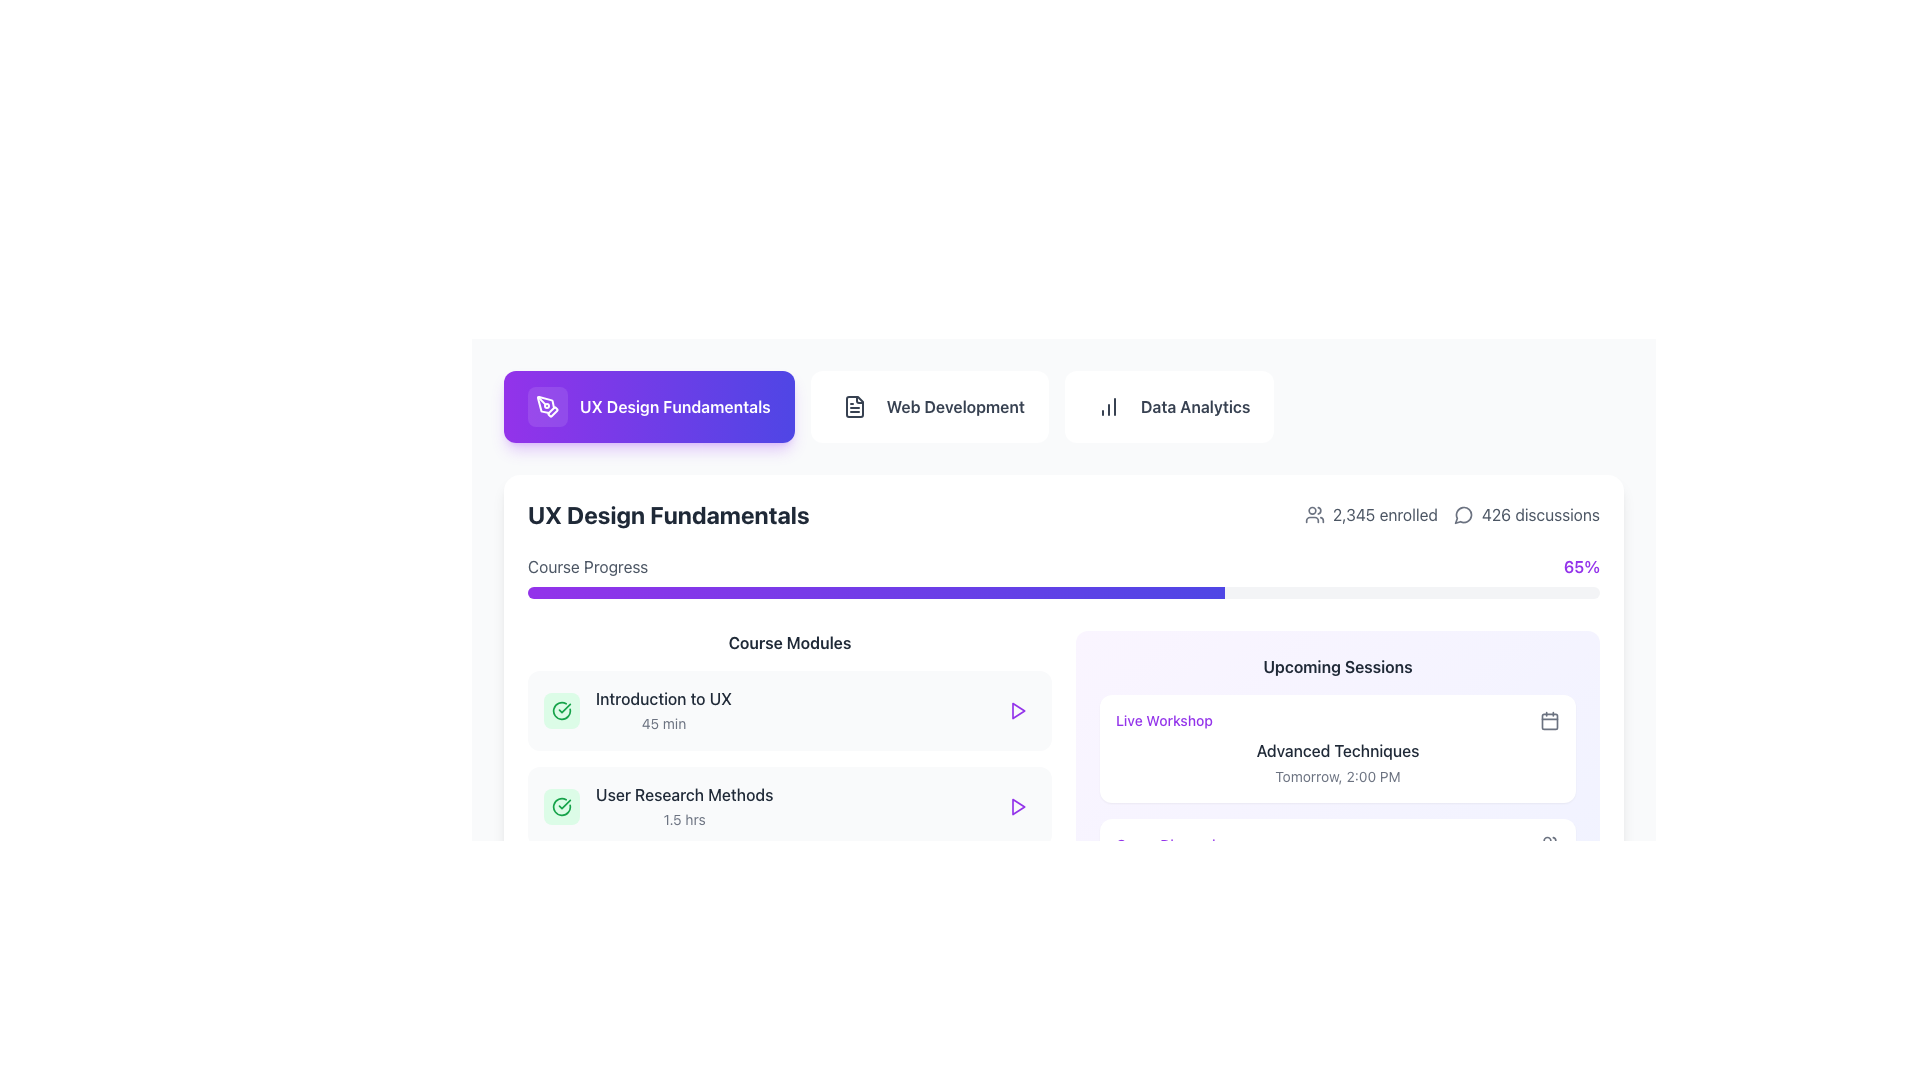  Describe the element at coordinates (1580, 567) in the screenshot. I see `the static text display that shows the current progress percentage of the course, located in the 'Course Progress' section, to the right of the 'Course Progress' label` at that location.